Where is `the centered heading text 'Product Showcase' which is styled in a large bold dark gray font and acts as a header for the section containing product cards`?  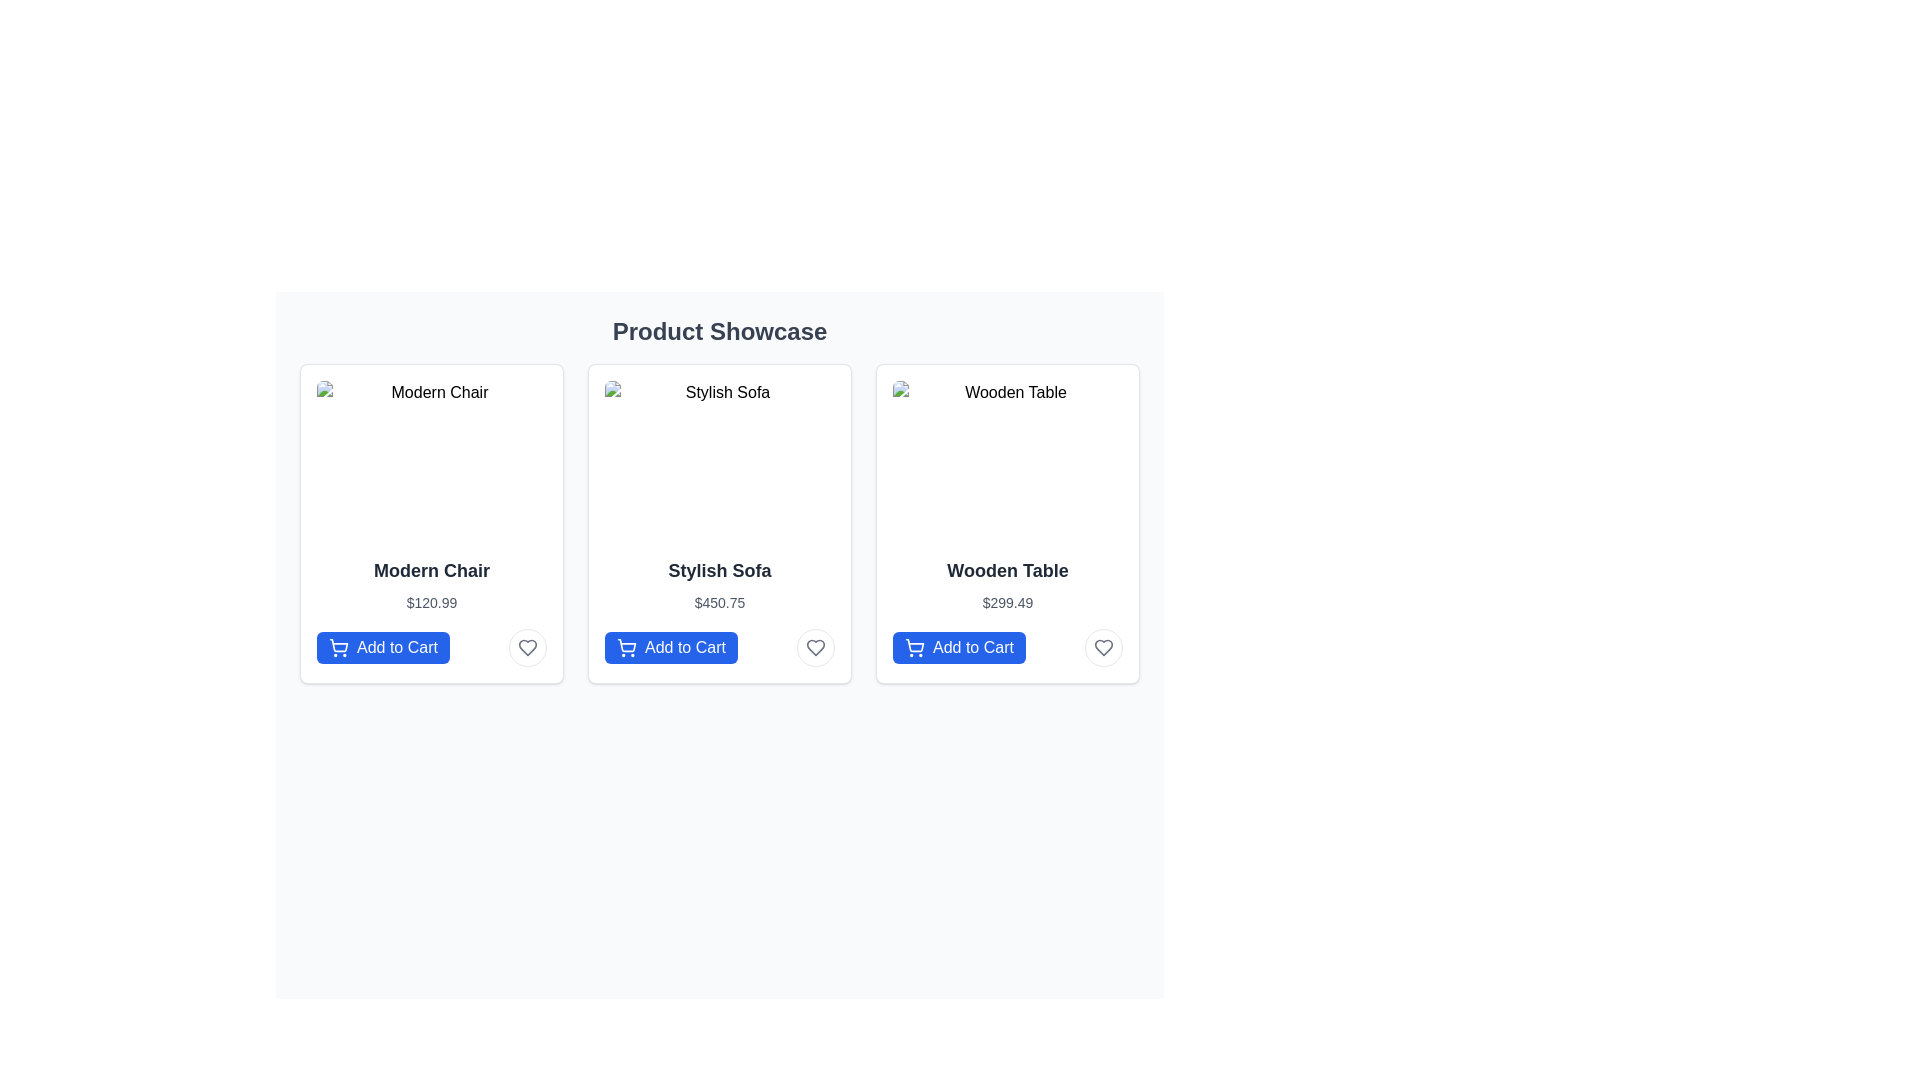
the centered heading text 'Product Showcase' which is styled in a large bold dark gray font and acts as a header for the section containing product cards is located at coordinates (720, 330).